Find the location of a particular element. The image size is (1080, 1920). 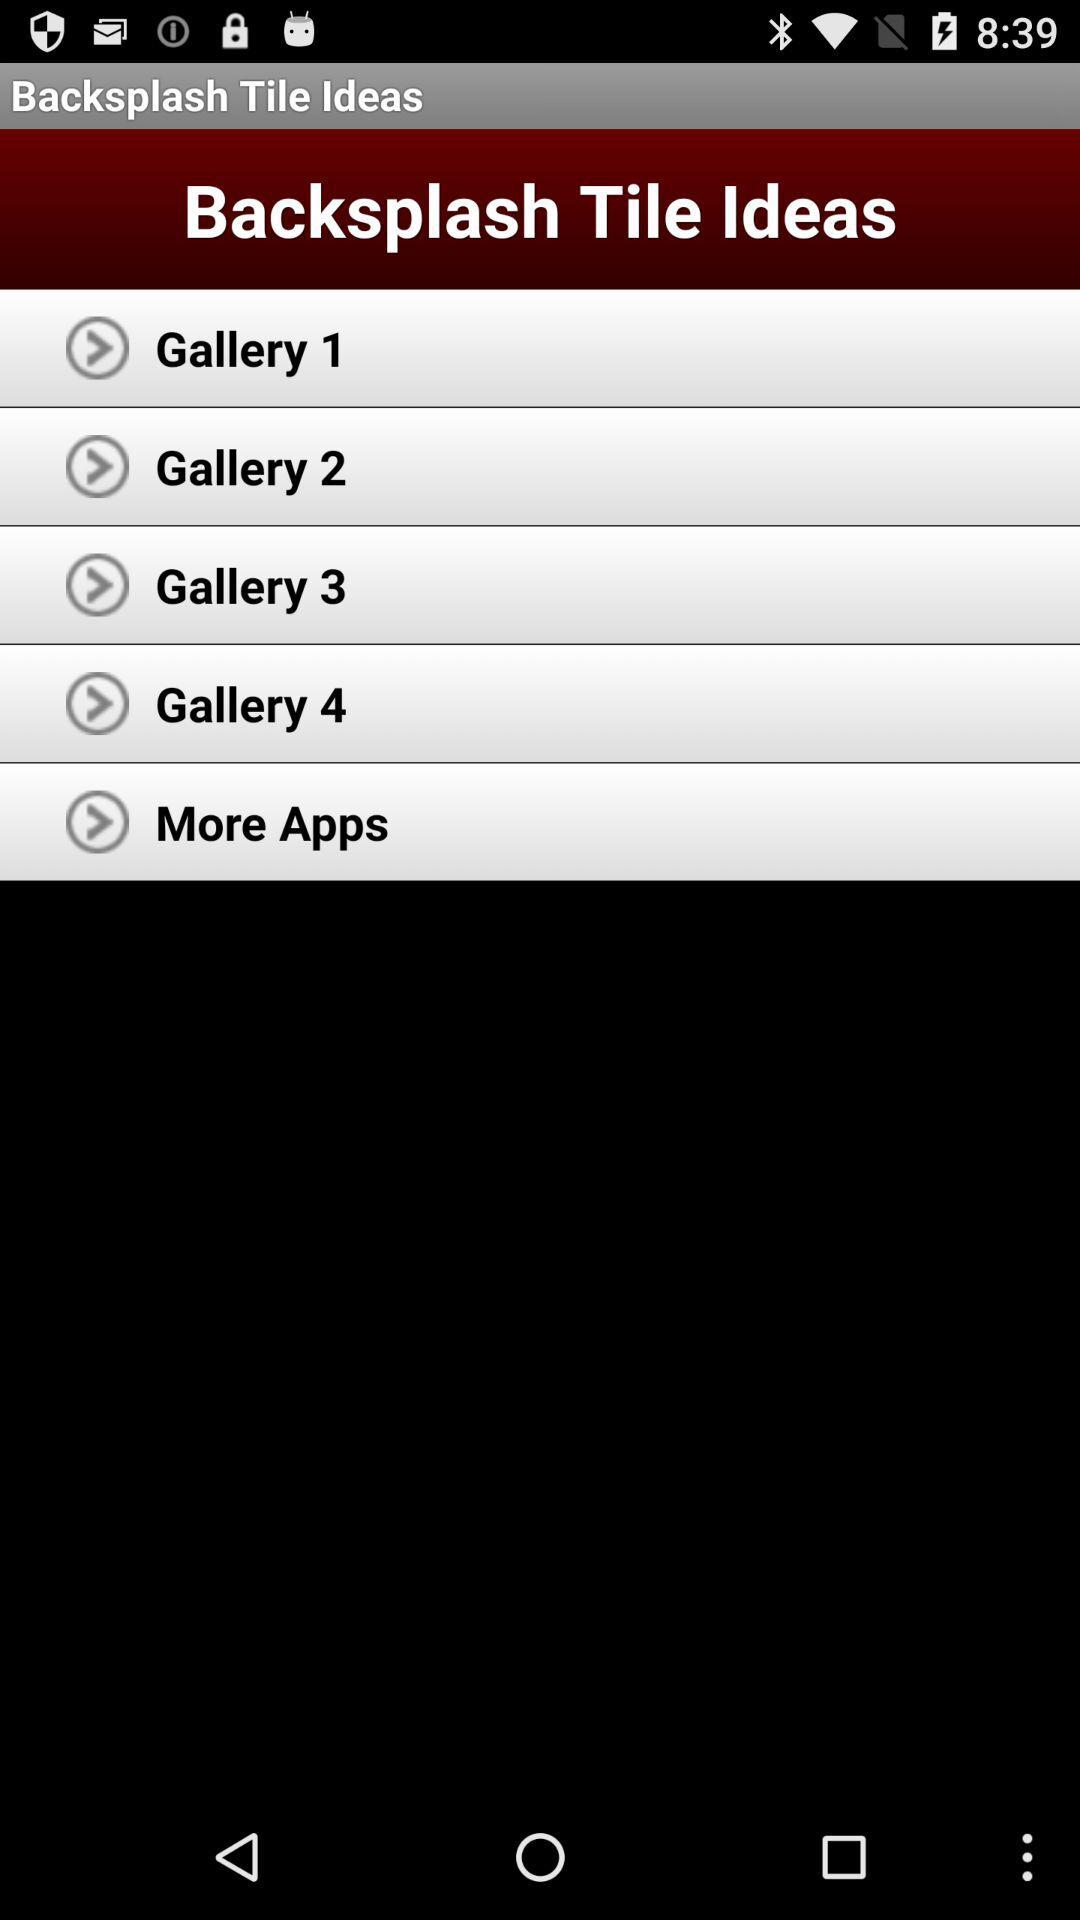

gallery 4 app is located at coordinates (250, 703).